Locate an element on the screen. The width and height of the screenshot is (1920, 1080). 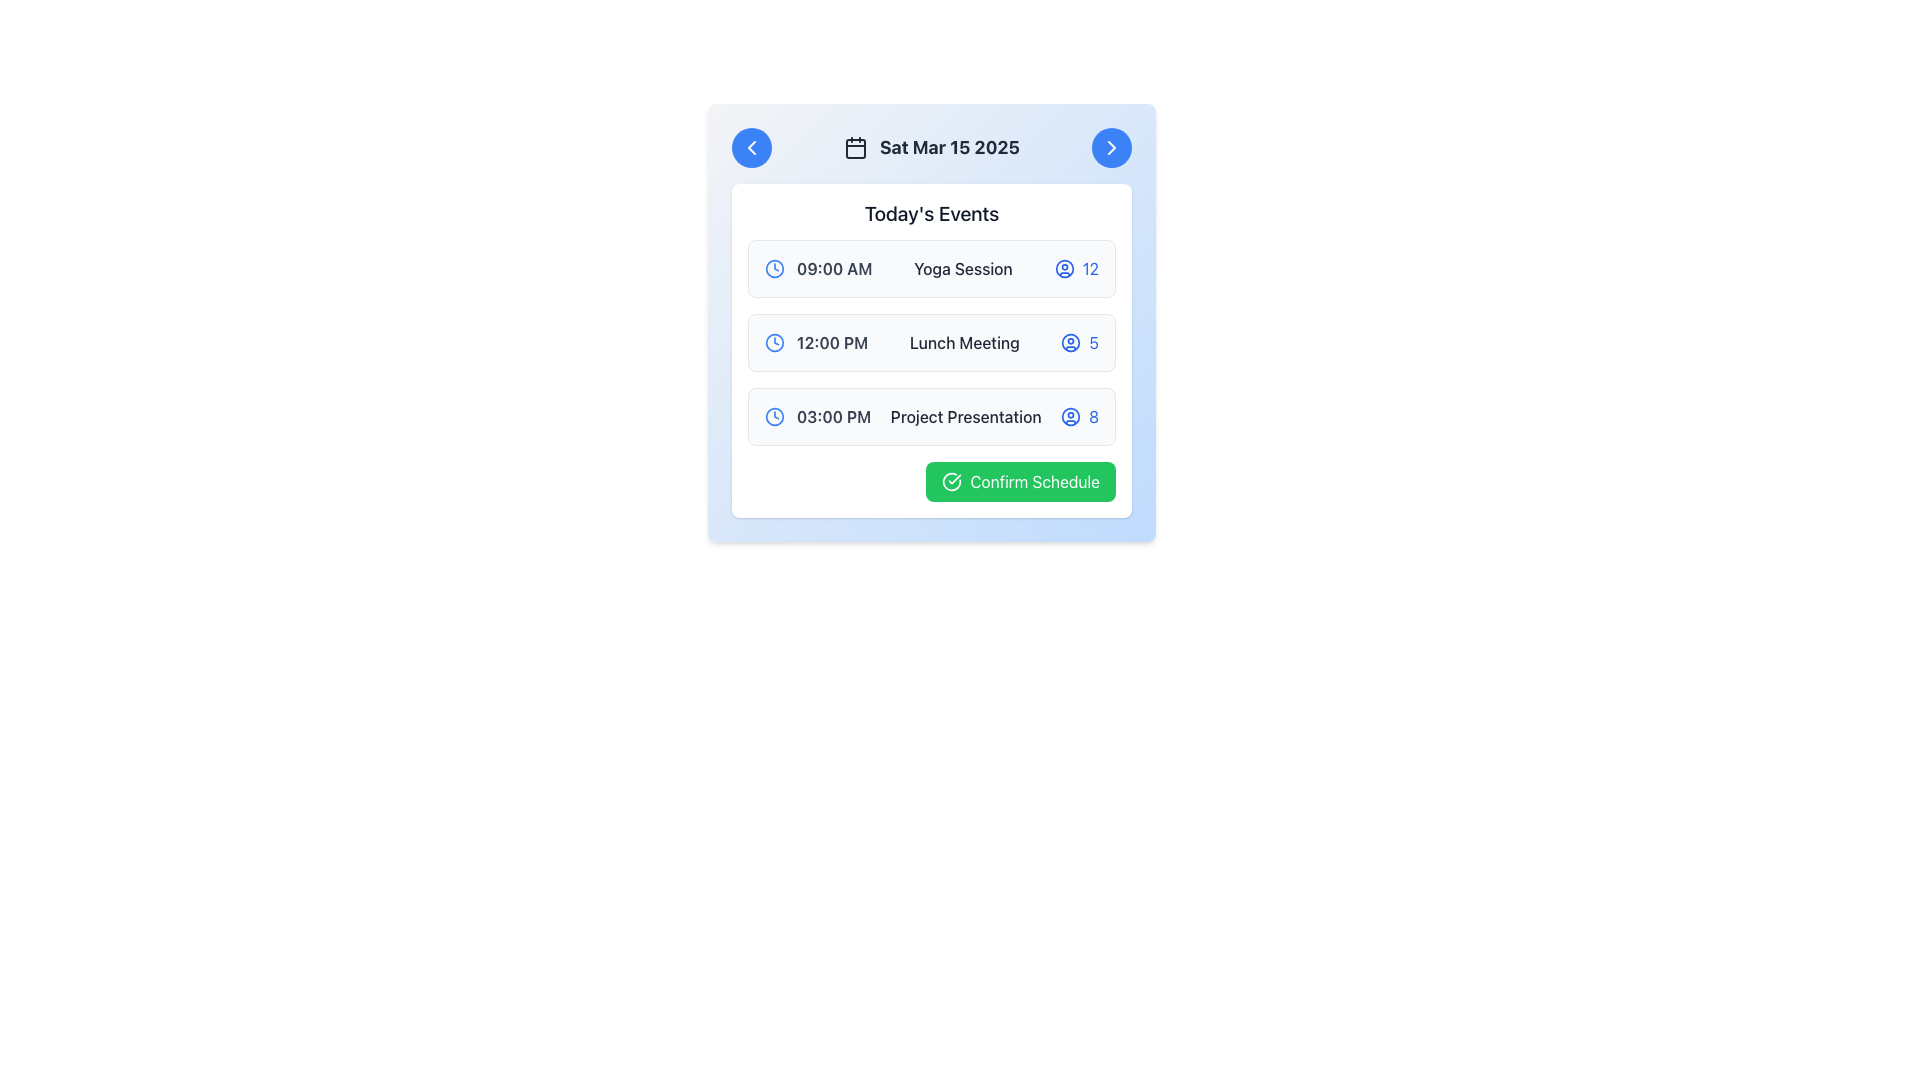
the text display element located is located at coordinates (834, 268).